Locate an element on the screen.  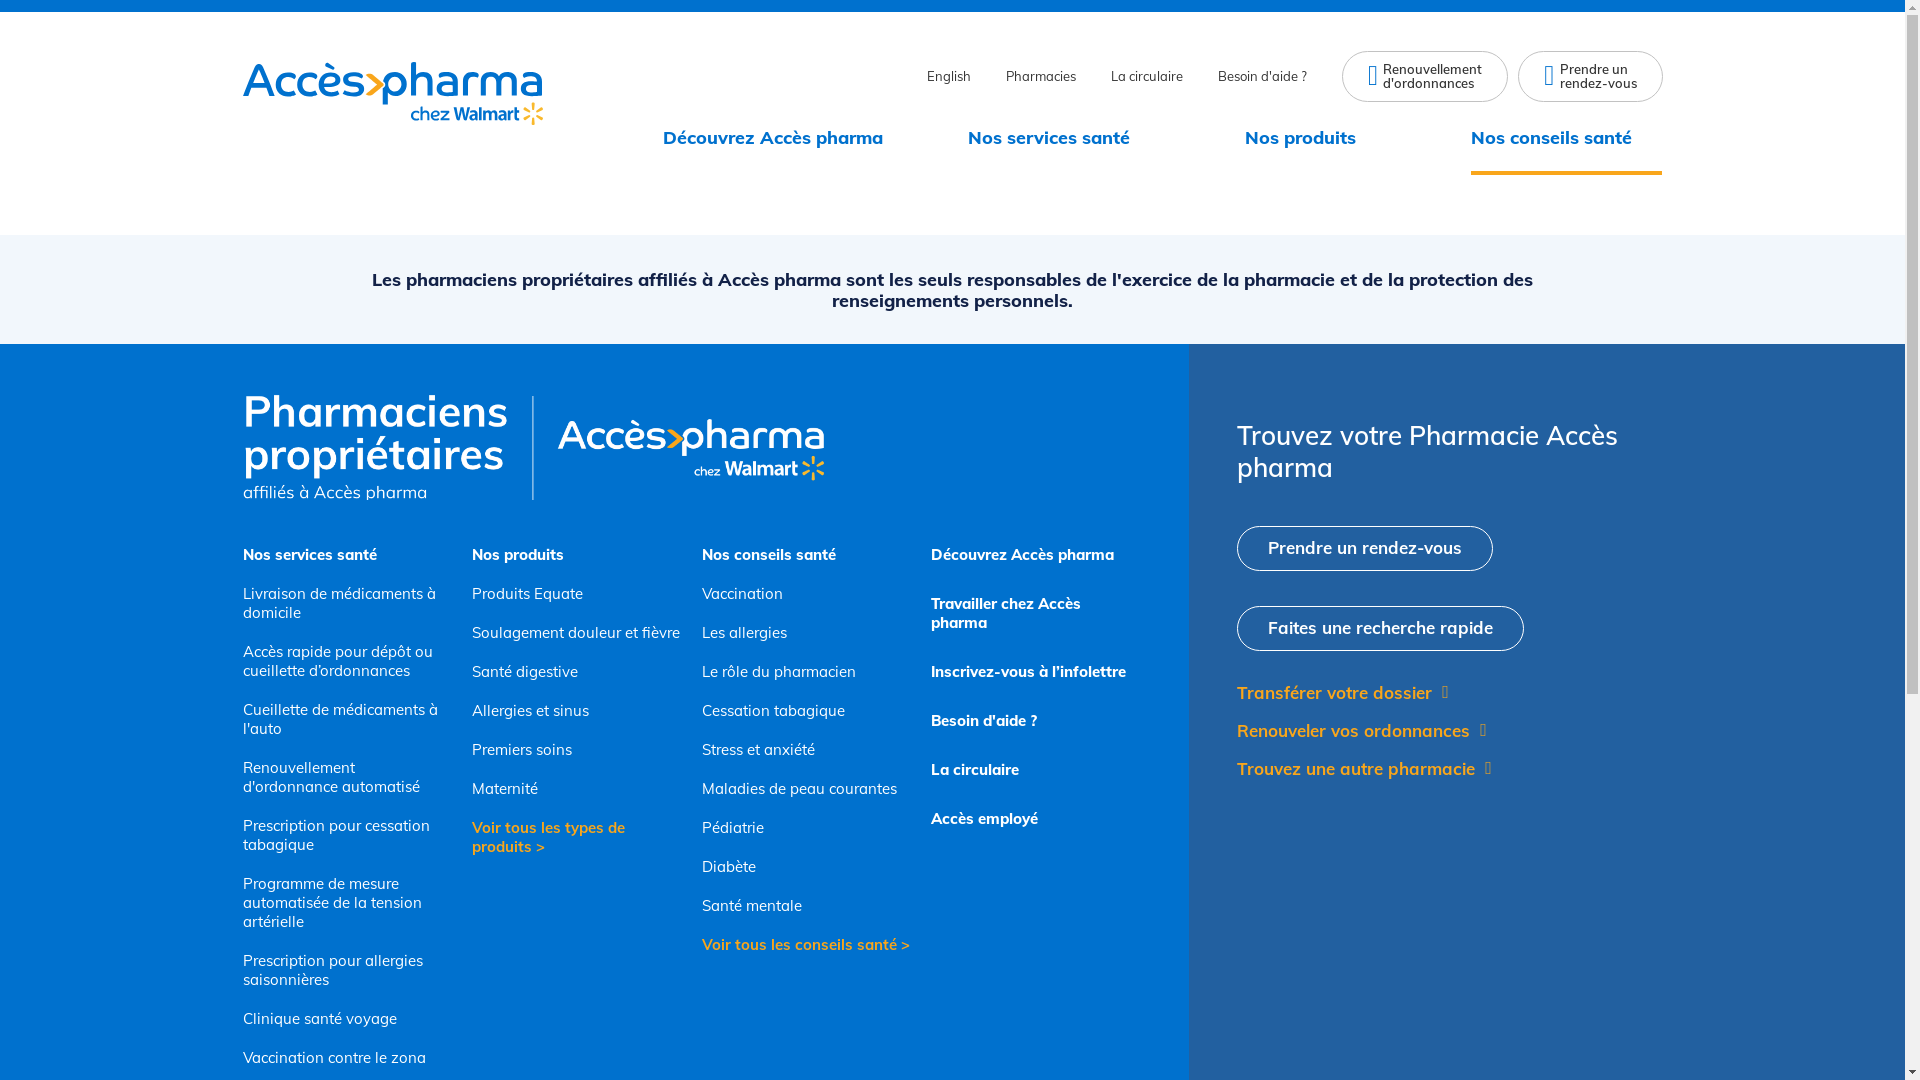
'Renouvellement is located at coordinates (1424, 75).